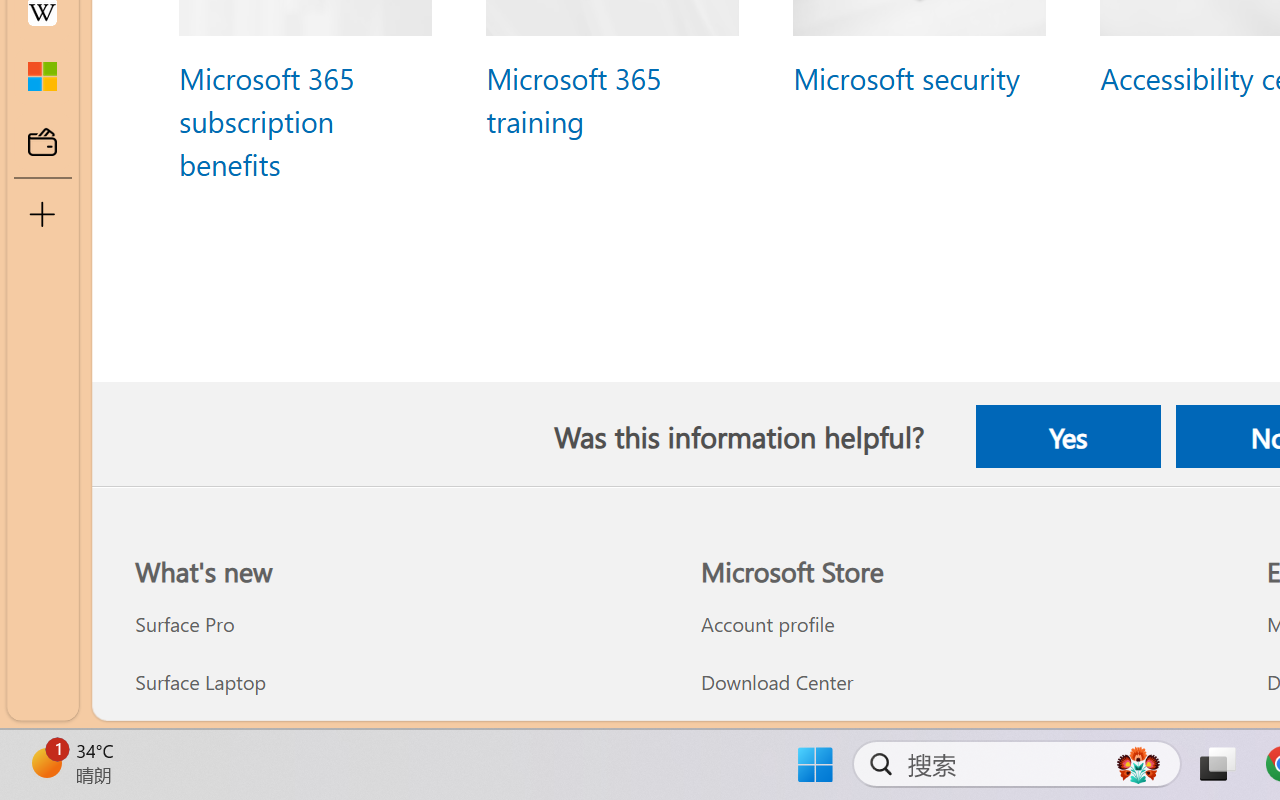 The height and width of the screenshot is (800, 1280). Describe the element at coordinates (904, 77) in the screenshot. I see `'Microsoft security'` at that location.